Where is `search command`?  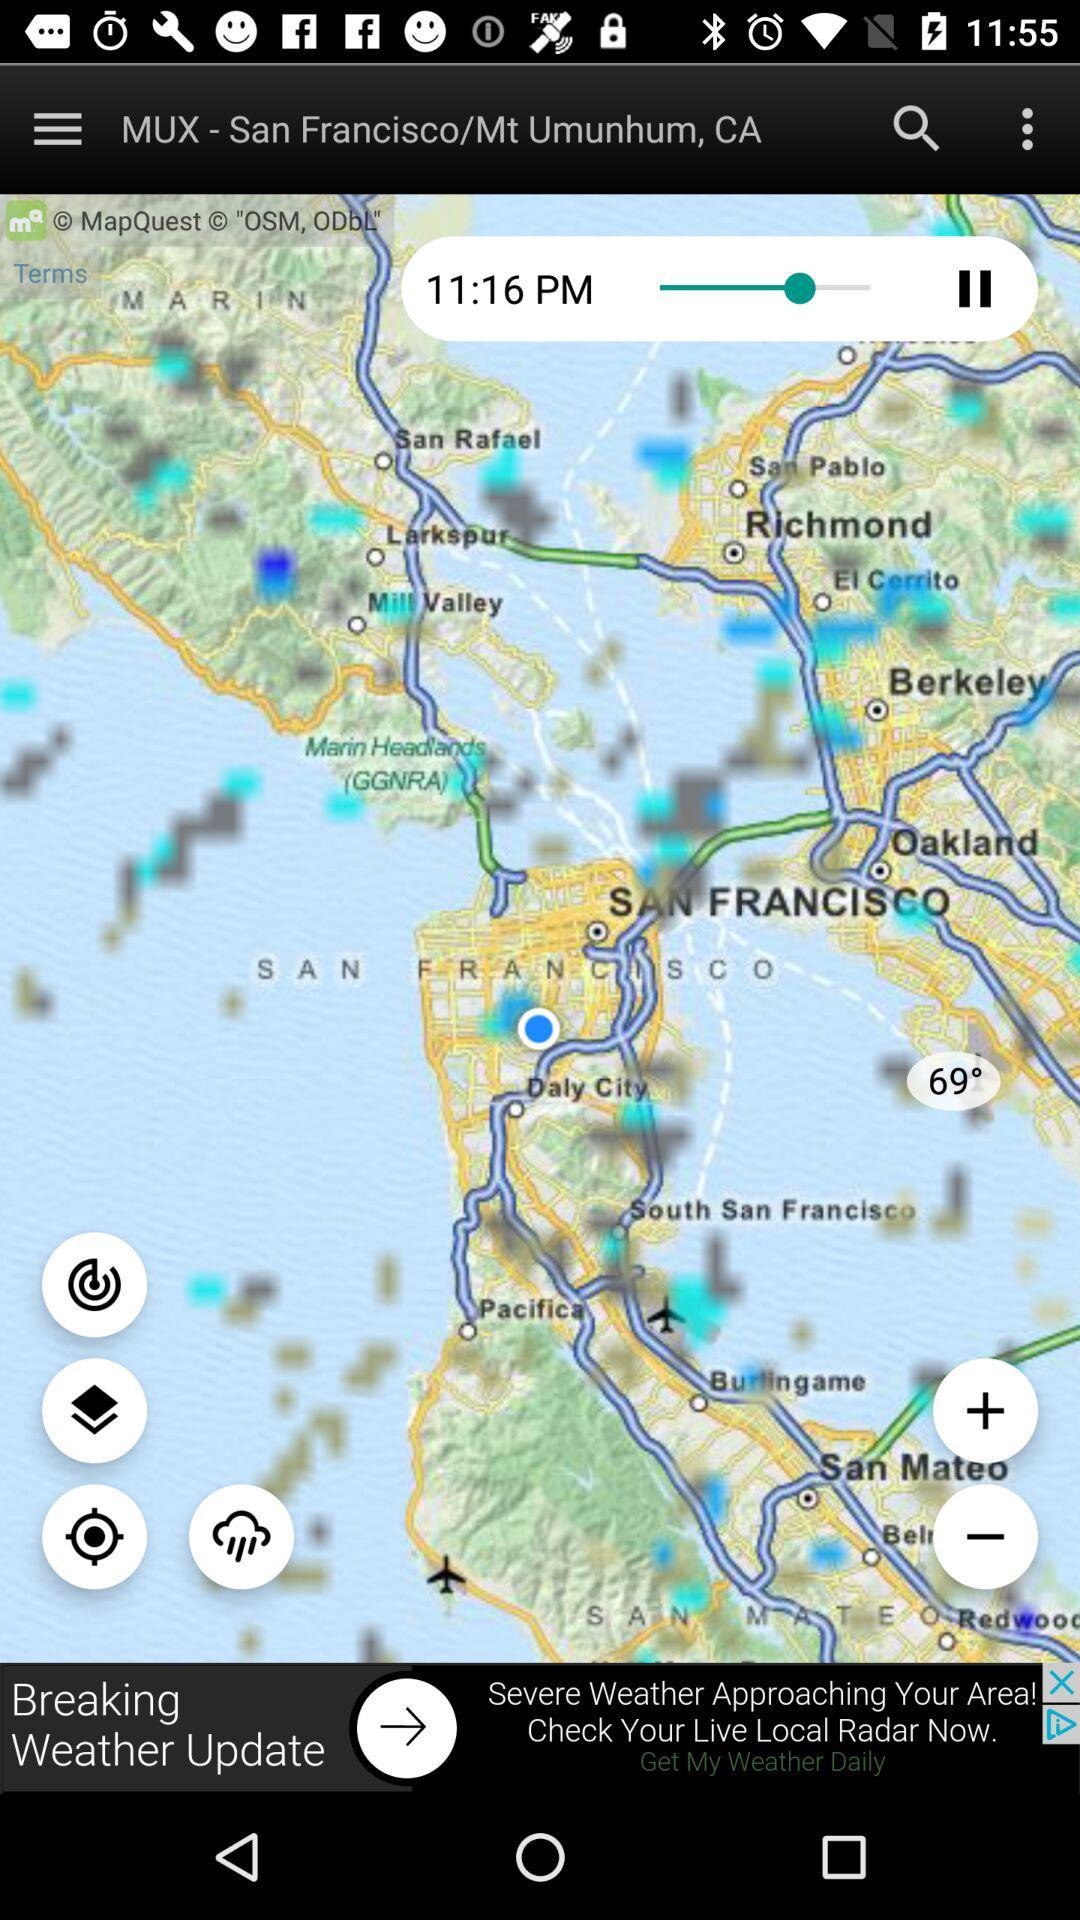
search command is located at coordinates (917, 127).